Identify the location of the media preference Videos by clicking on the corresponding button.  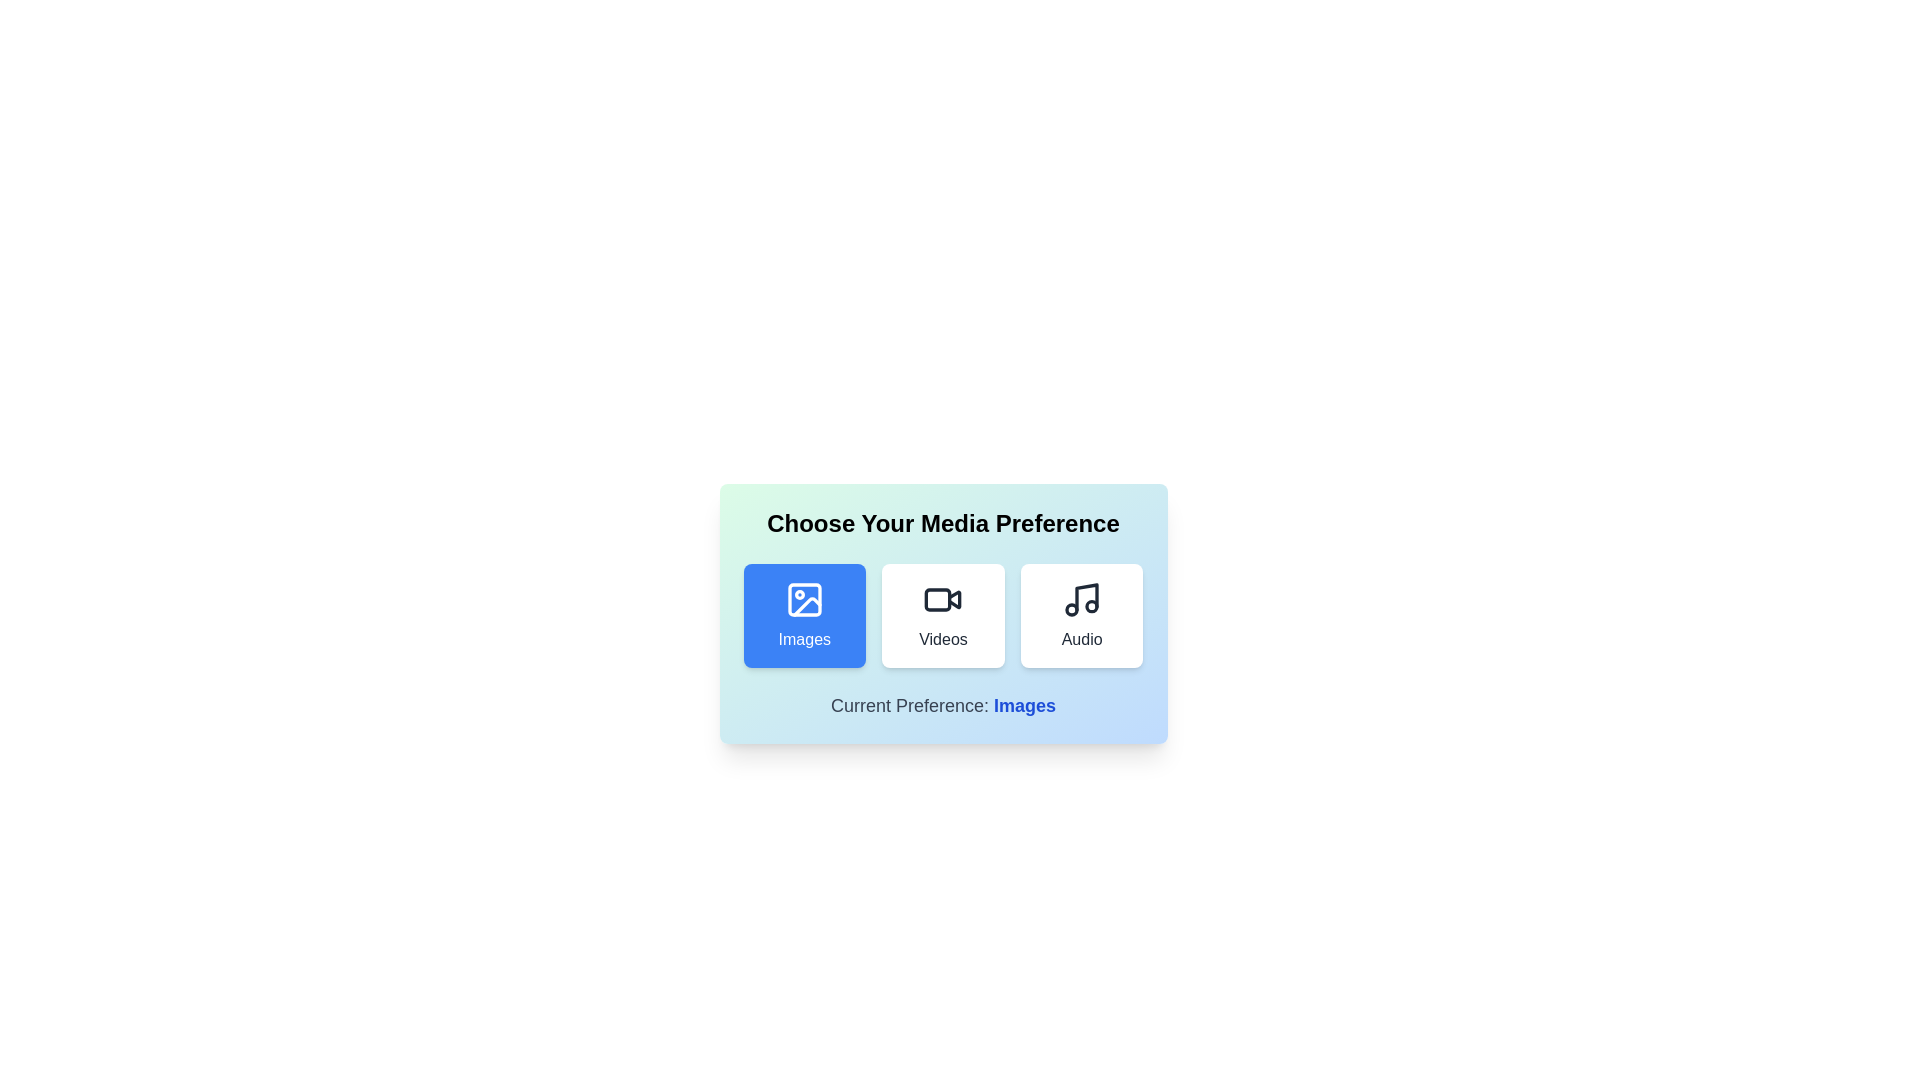
(941, 615).